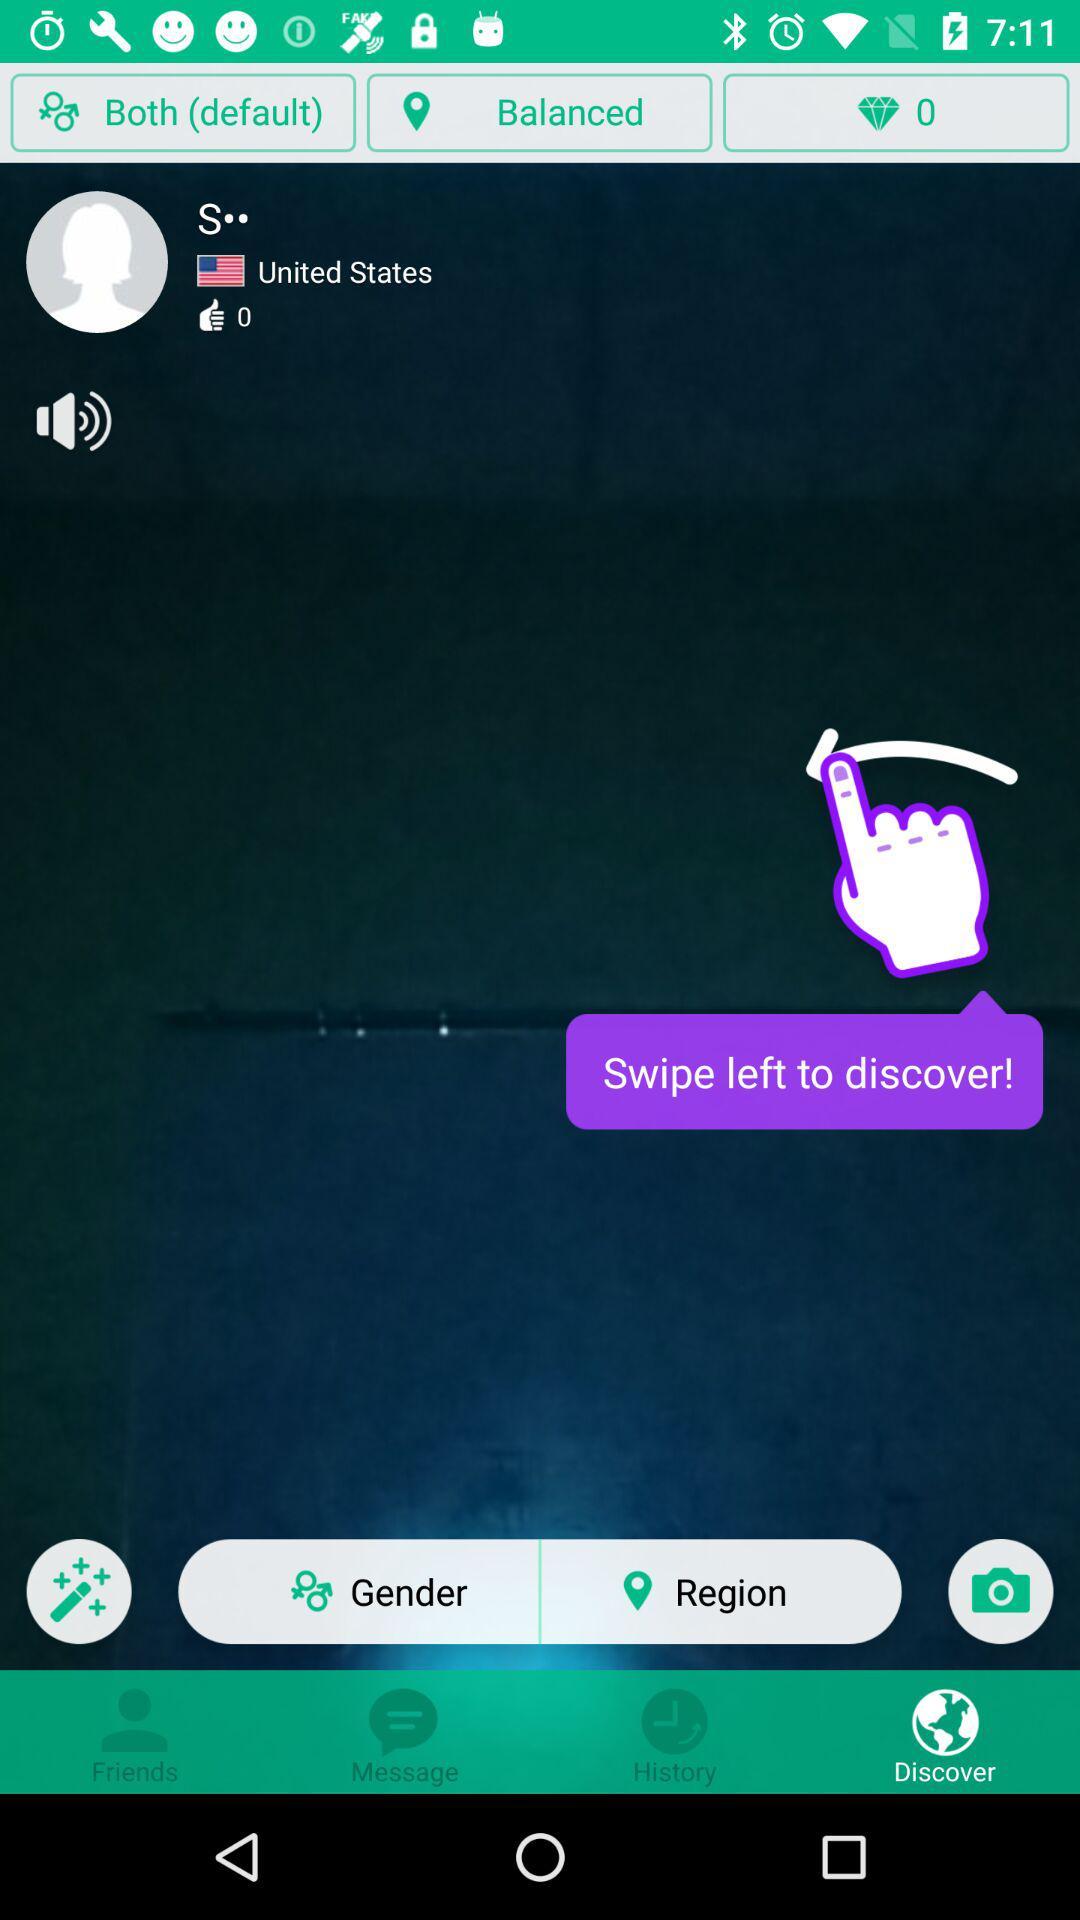 The image size is (1080, 1920). What do you see at coordinates (315, 269) in the screenshot?
I see `united states` at bounding box center [315, 269].